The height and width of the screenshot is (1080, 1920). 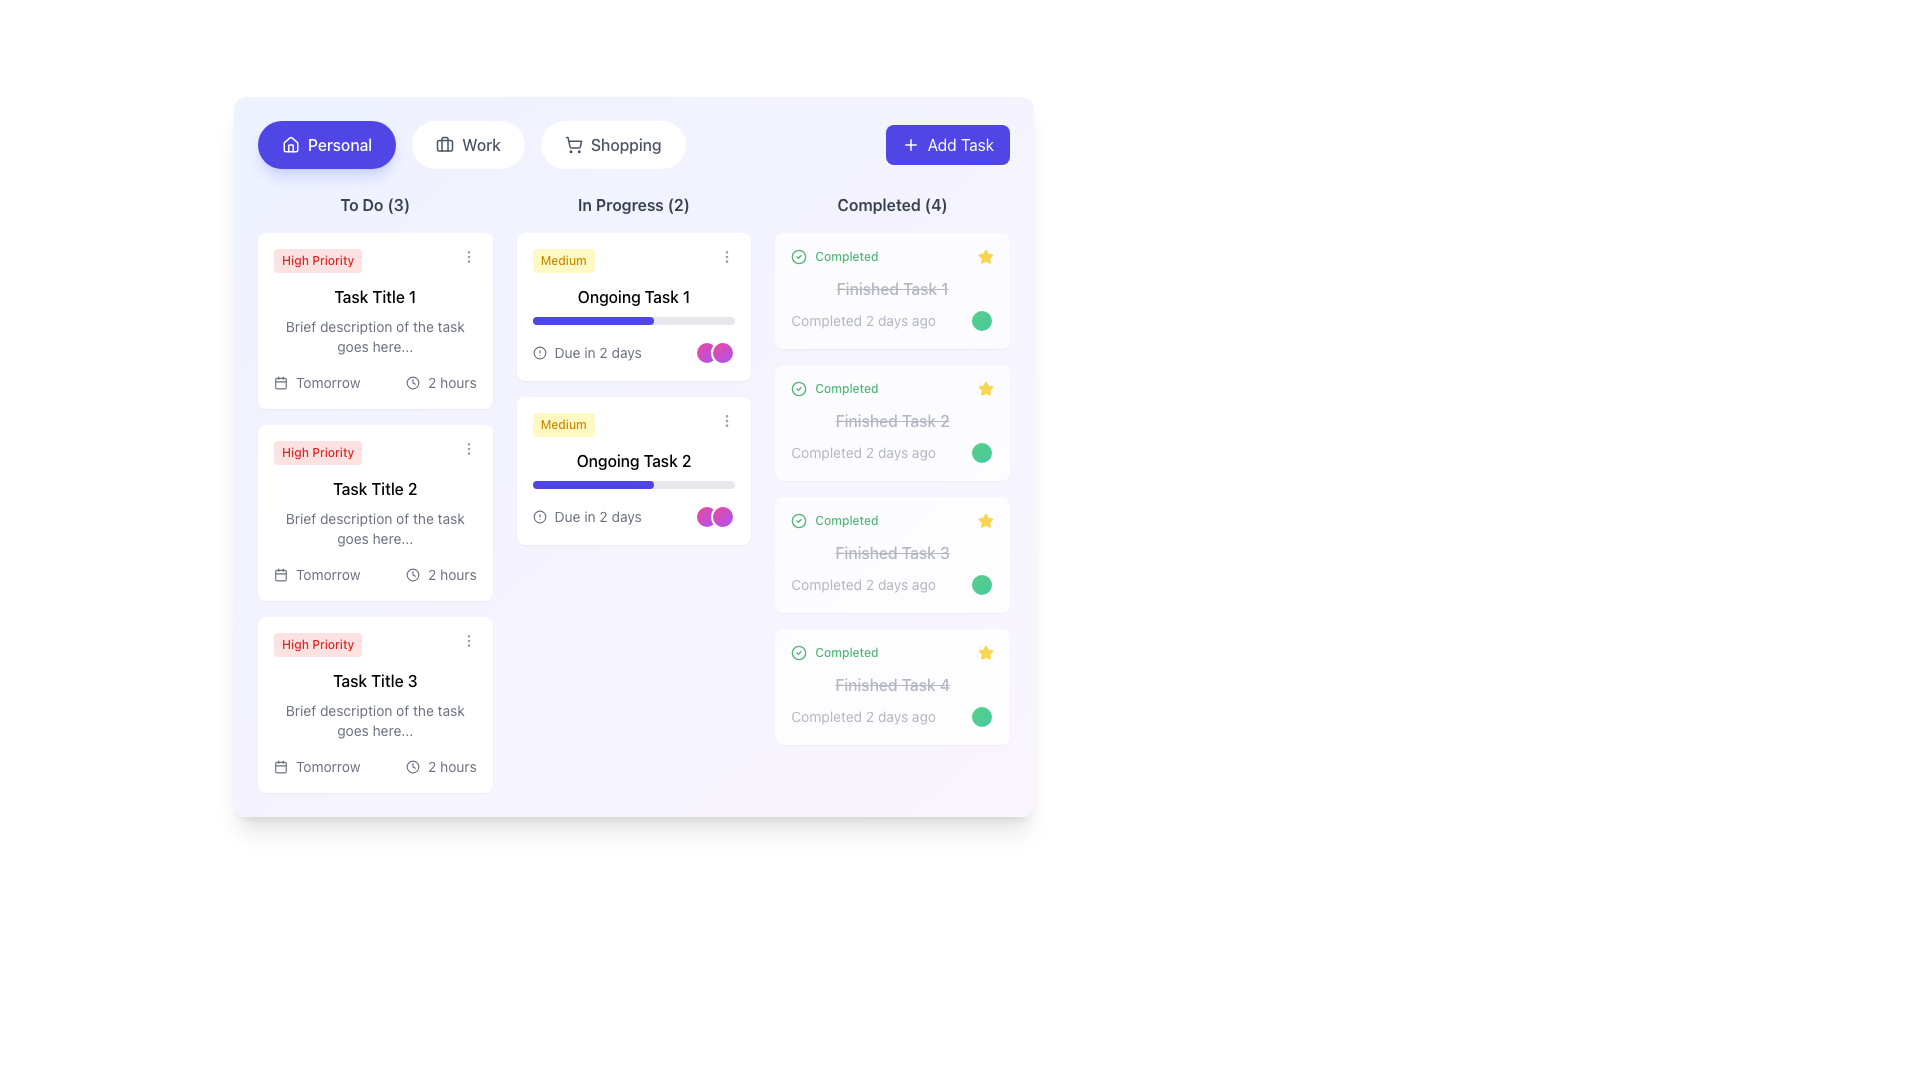 What do you see at coordinates (316, 574) in the screenshot?
I see `the Composite component consisting of a calendar icon and the text label 'Tomorrow' in the 'To Do' section under task 'Task Title 2'` at bounding box center [316, 574].